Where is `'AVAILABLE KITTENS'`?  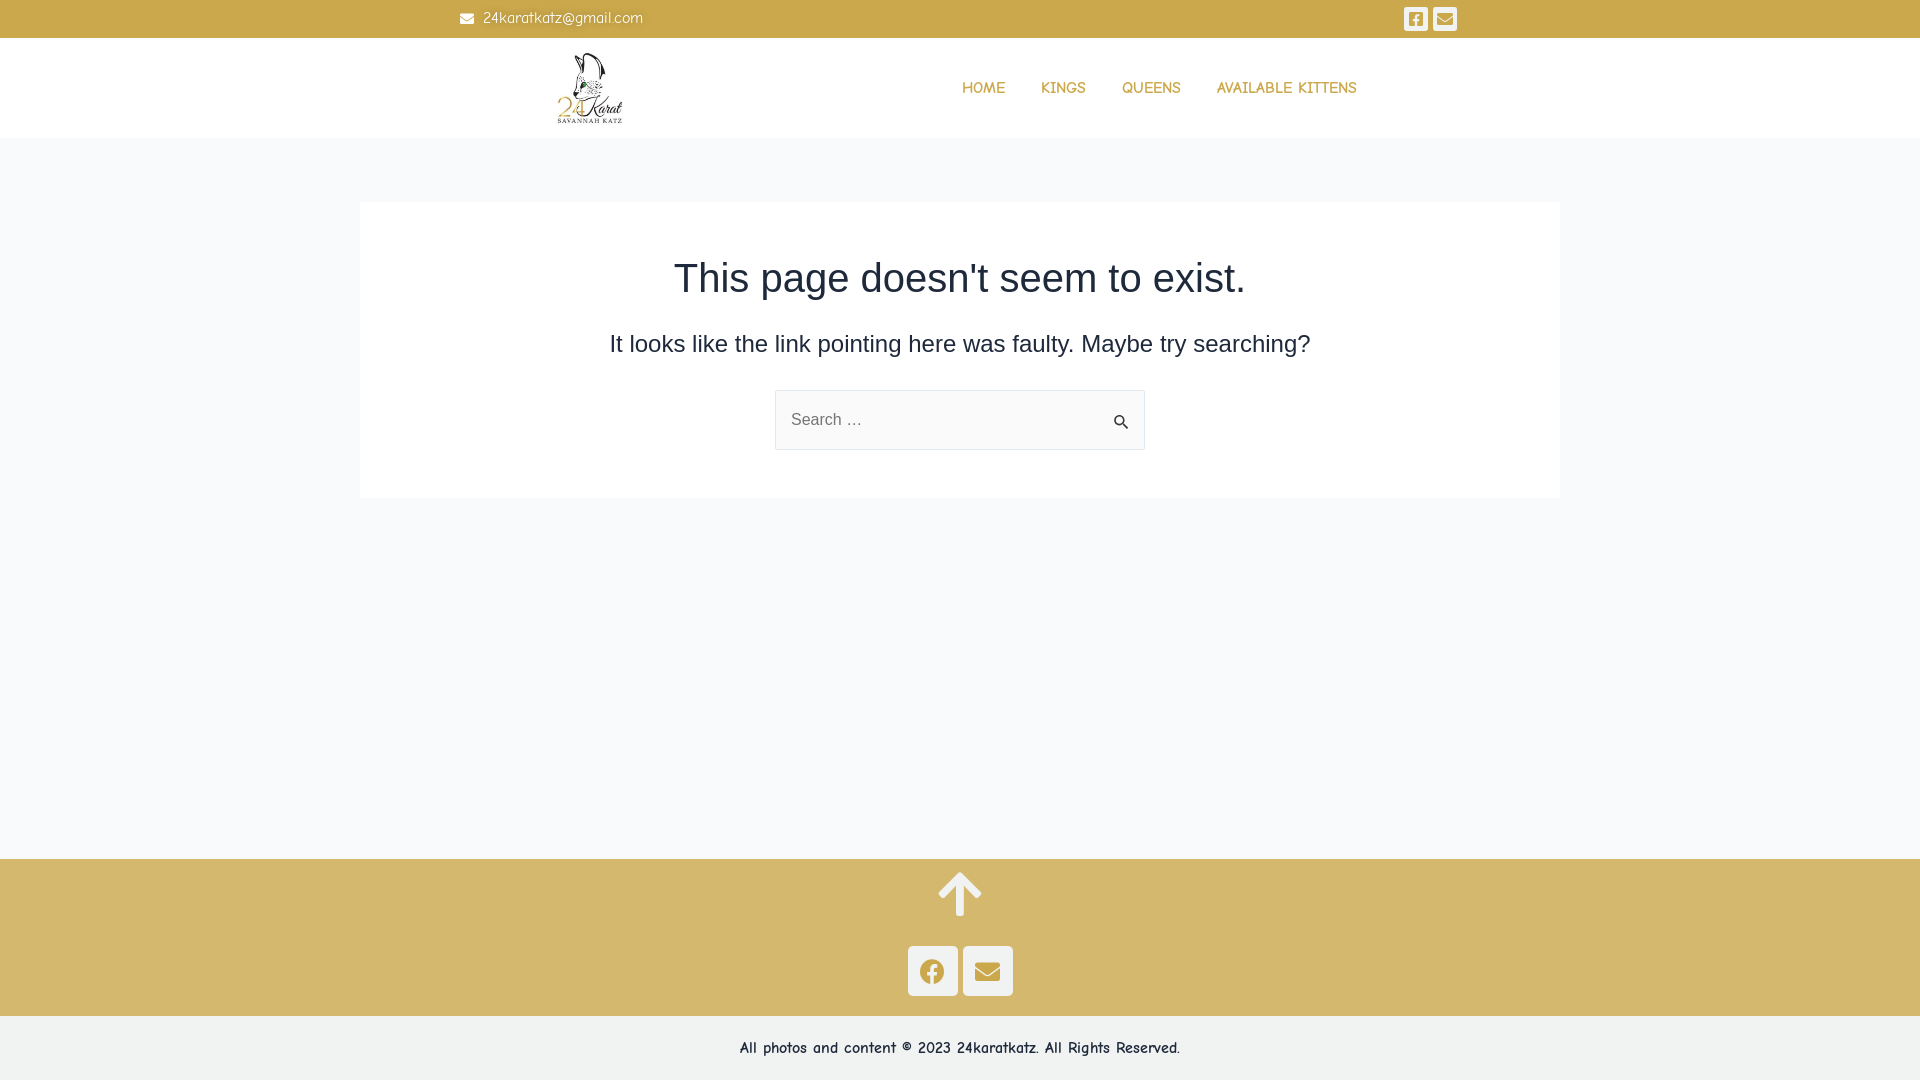
'AVAILABLE KITTENS' is located at coordinates (1205, 87).